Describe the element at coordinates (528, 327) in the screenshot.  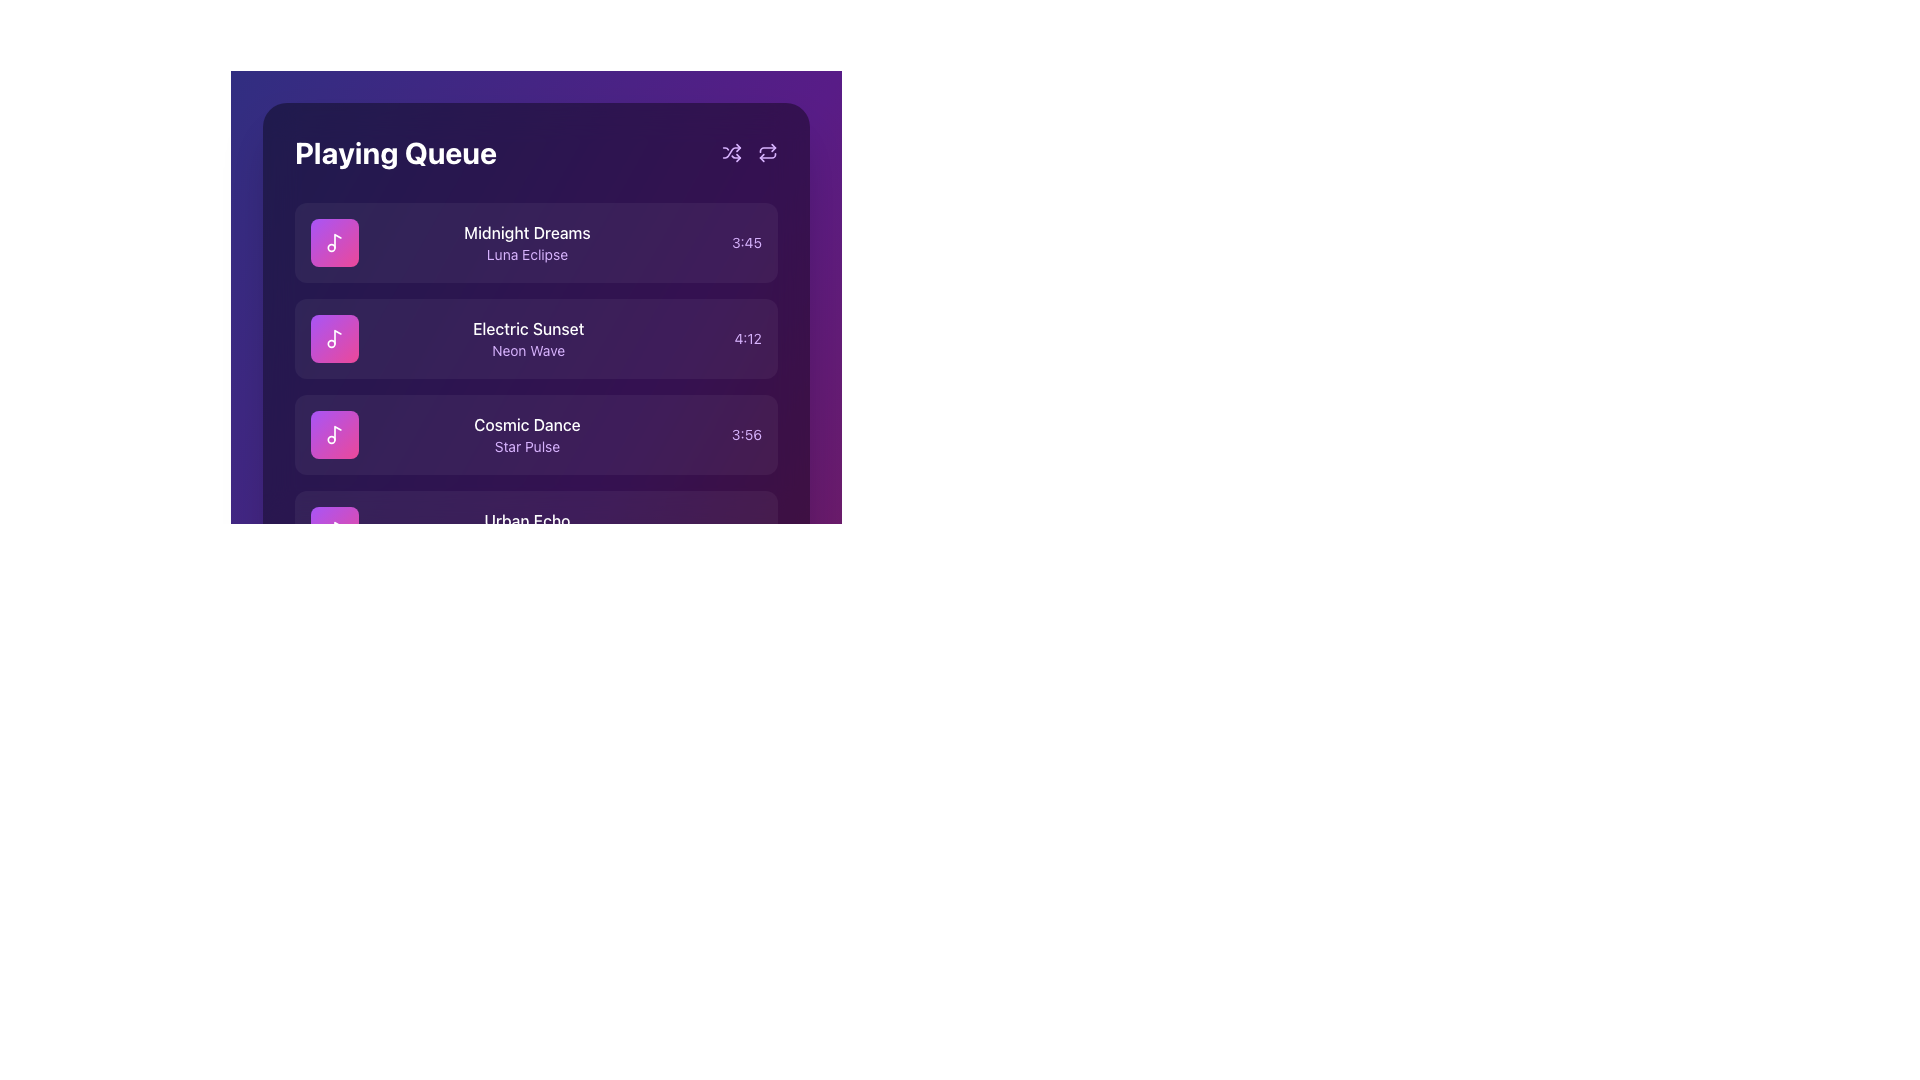
I see `the song title text label located in the second row of the 'Playing Queue' section` at that location.